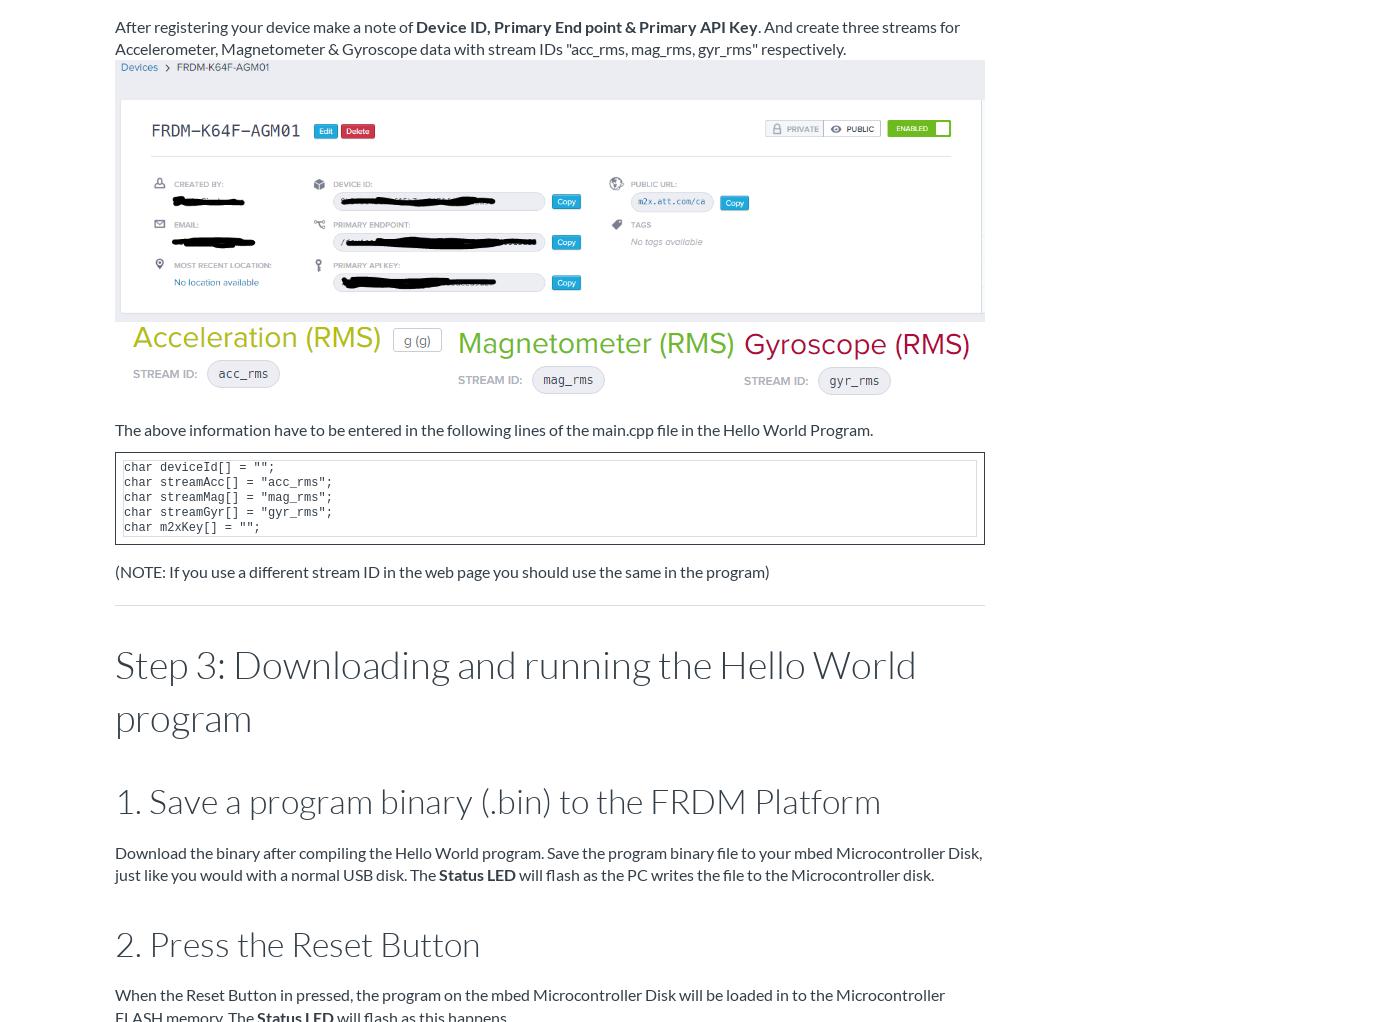 This screenshot has width=1400, height=1022. What do you see at coordinates (494, 429) in the screenshot?
I see `'The above information have to be entered in the following lines of the main.cpp file in the Hello World Program.'` at bounding box center [494, 429].